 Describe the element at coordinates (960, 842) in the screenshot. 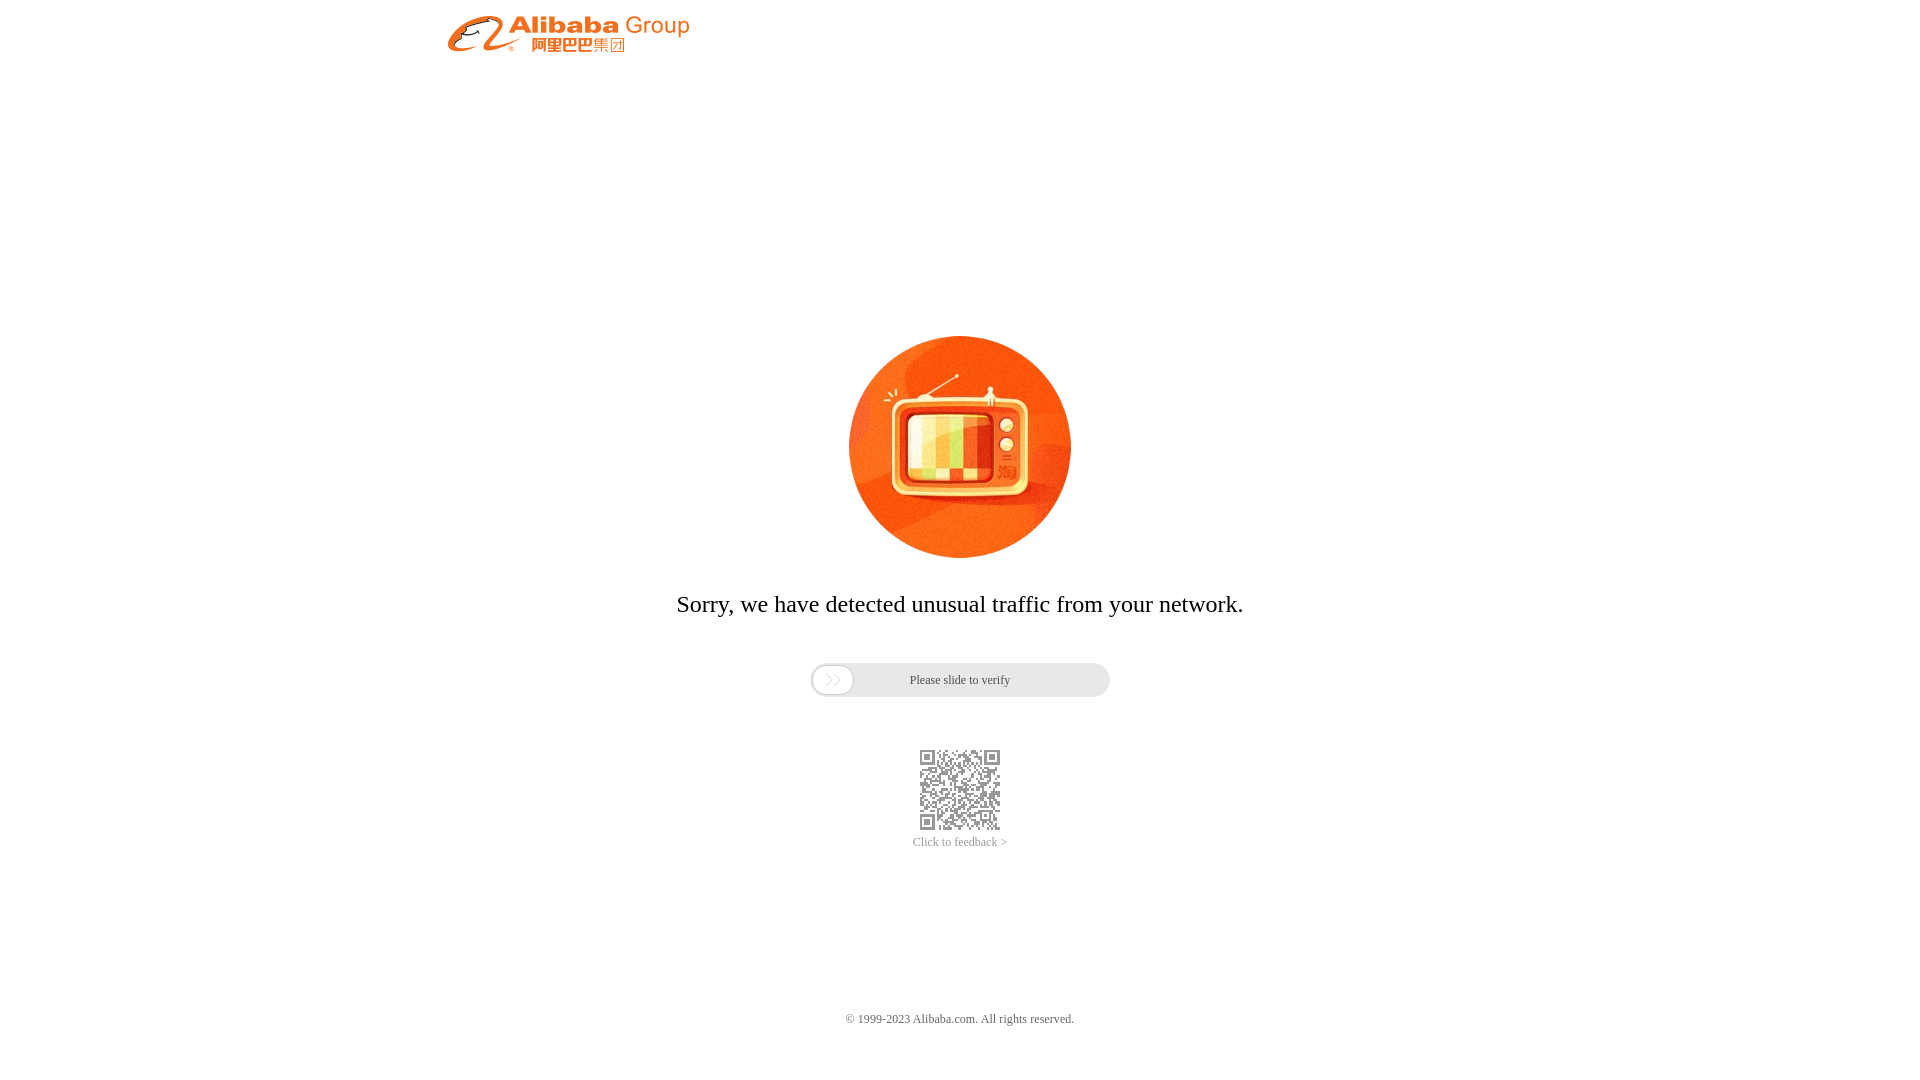

I see `'Click to feedback >'` at that location.